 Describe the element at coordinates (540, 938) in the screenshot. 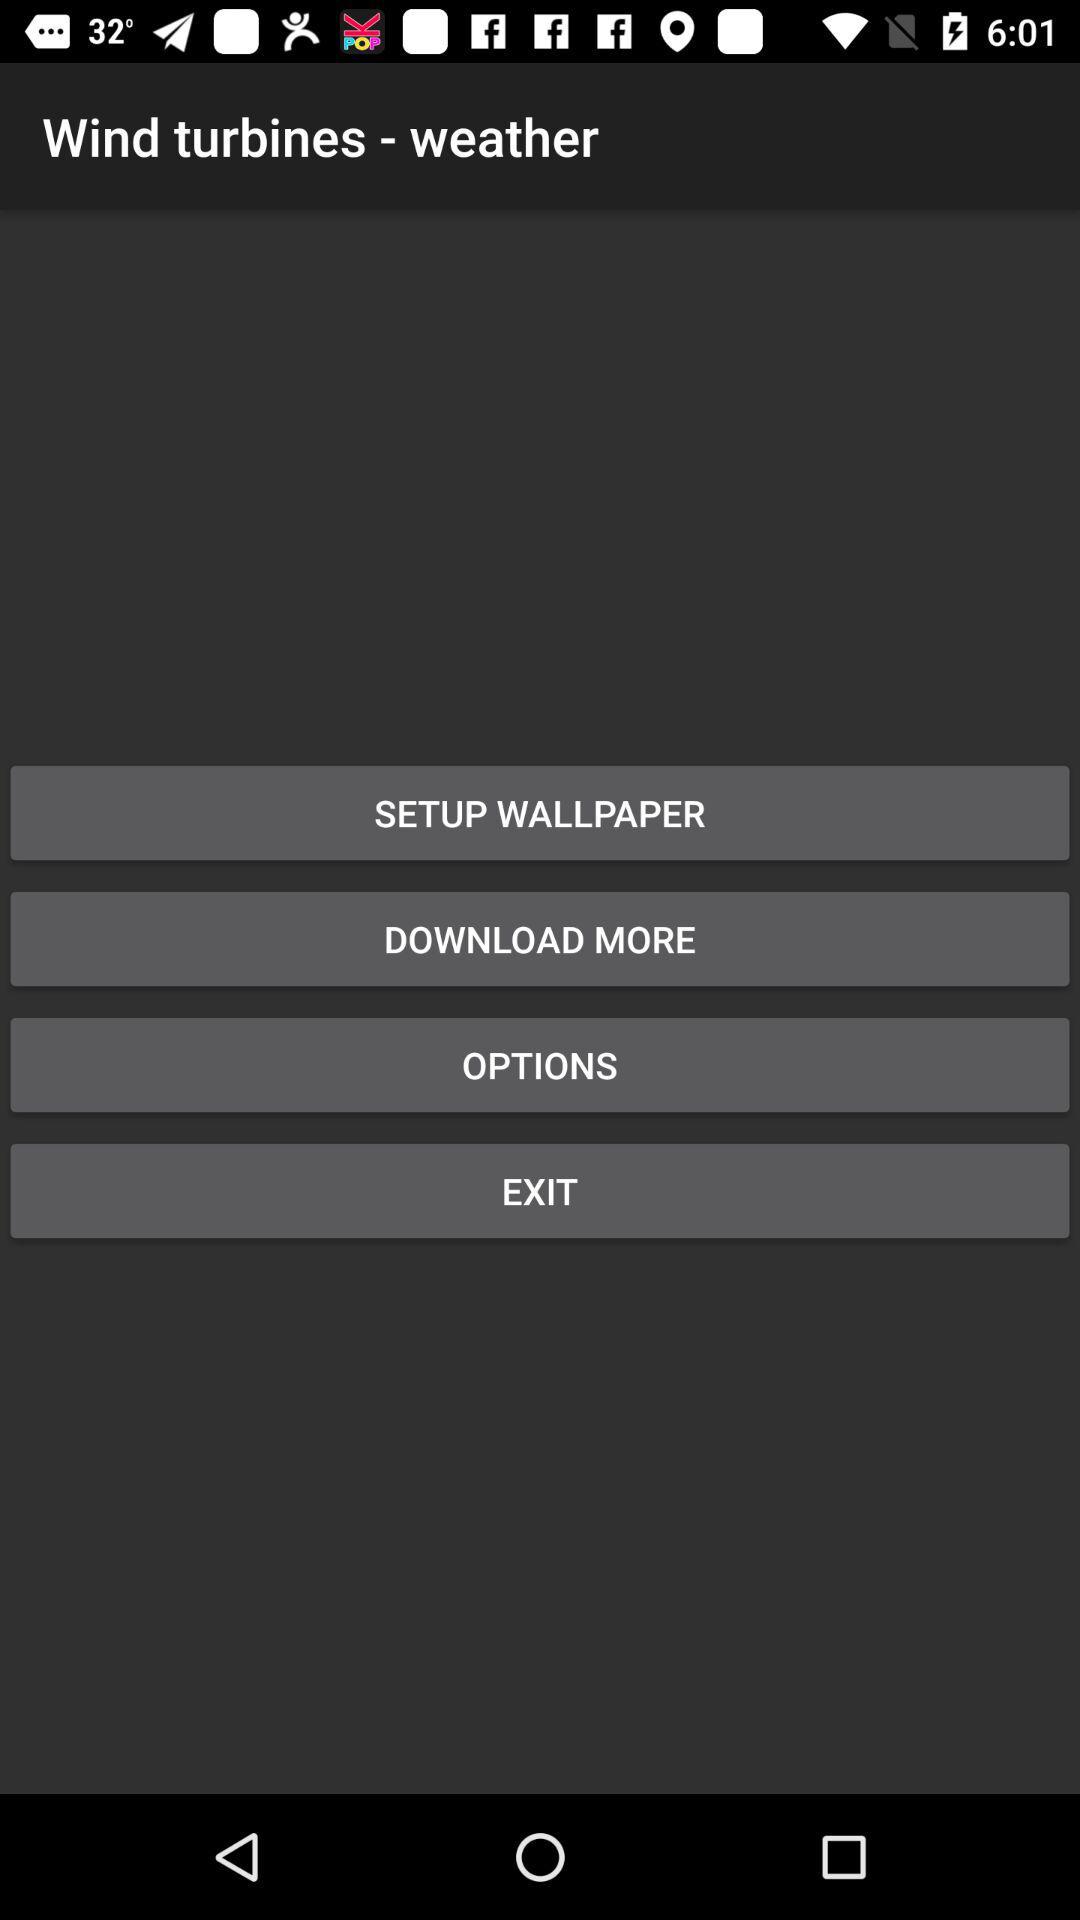

I see `the download more button` at that location.